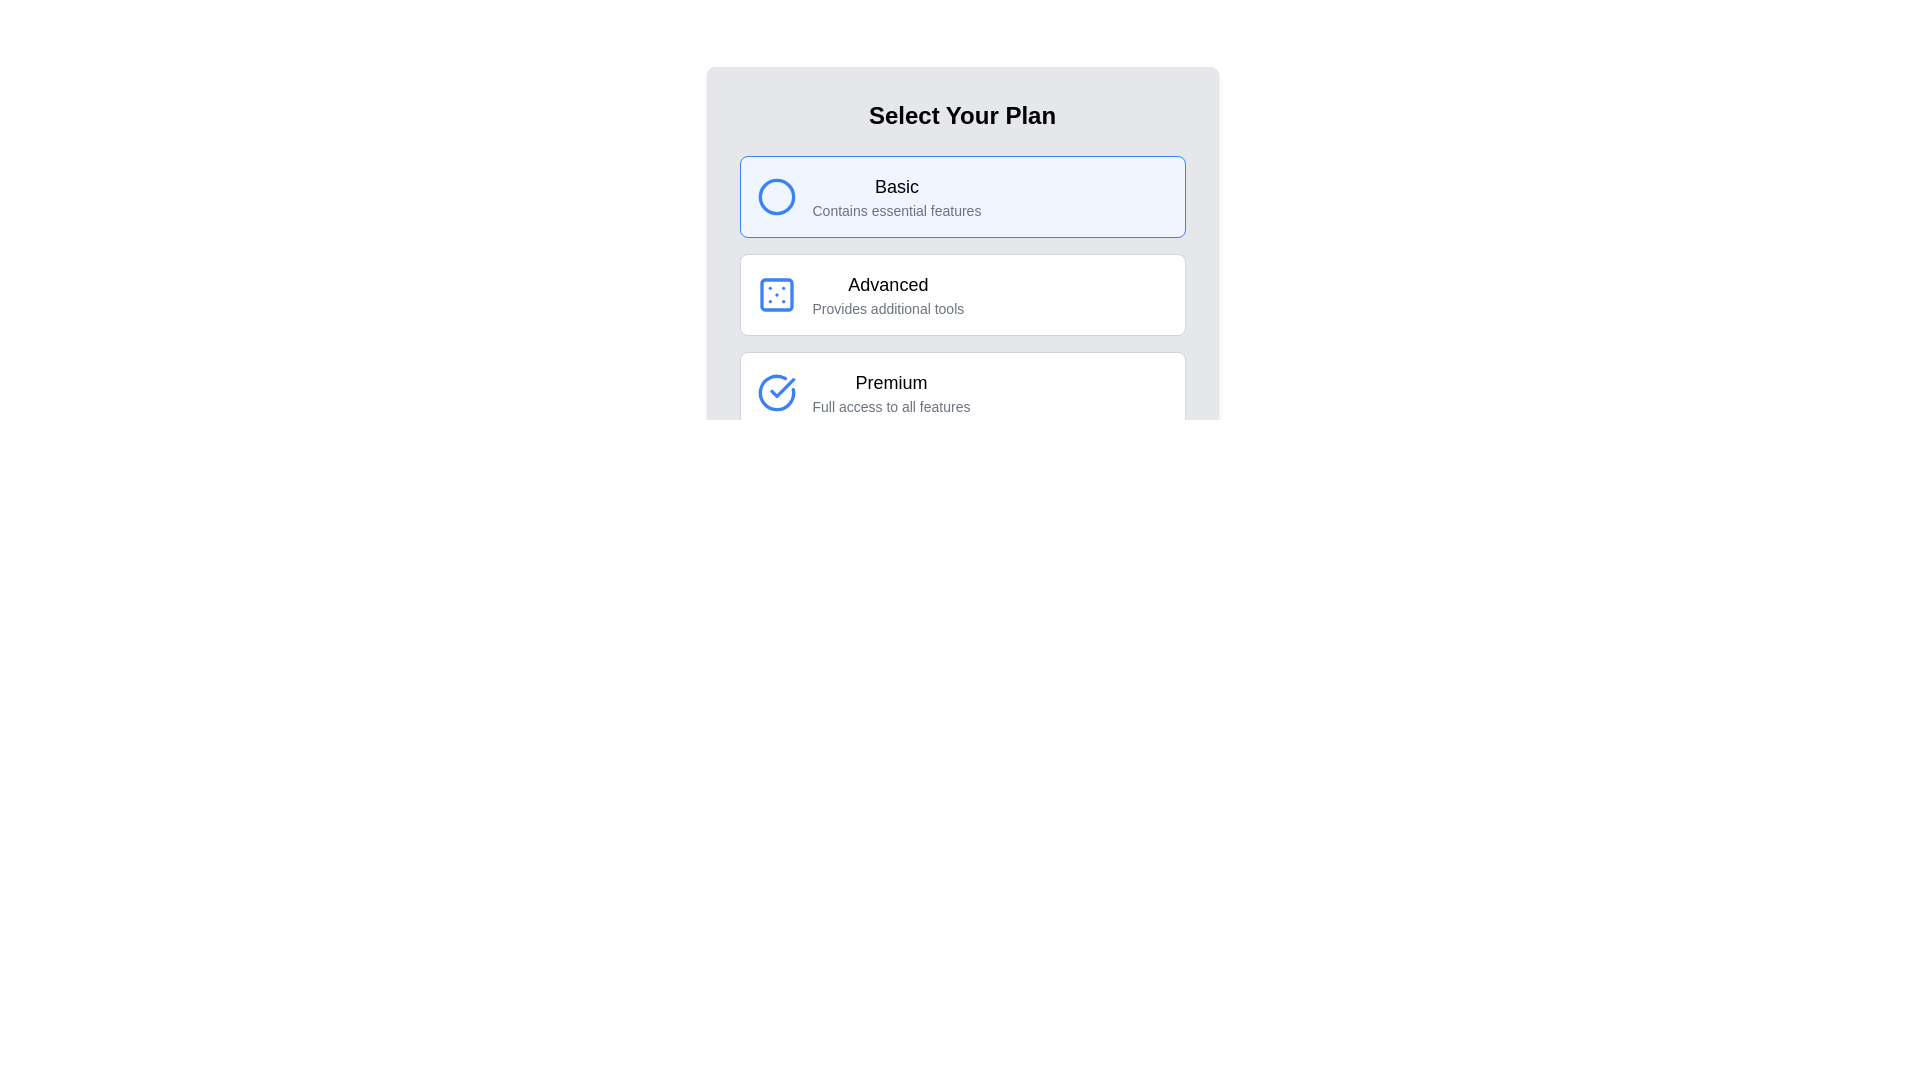  Describe the element at coordinates (887, 285) in the screenshot. I see `text label displaying 'Advanced' which is a bold font style and positioned above the subtitle 'Provides additional tools' in the second option of the vertically stacked plan choices` at that location.